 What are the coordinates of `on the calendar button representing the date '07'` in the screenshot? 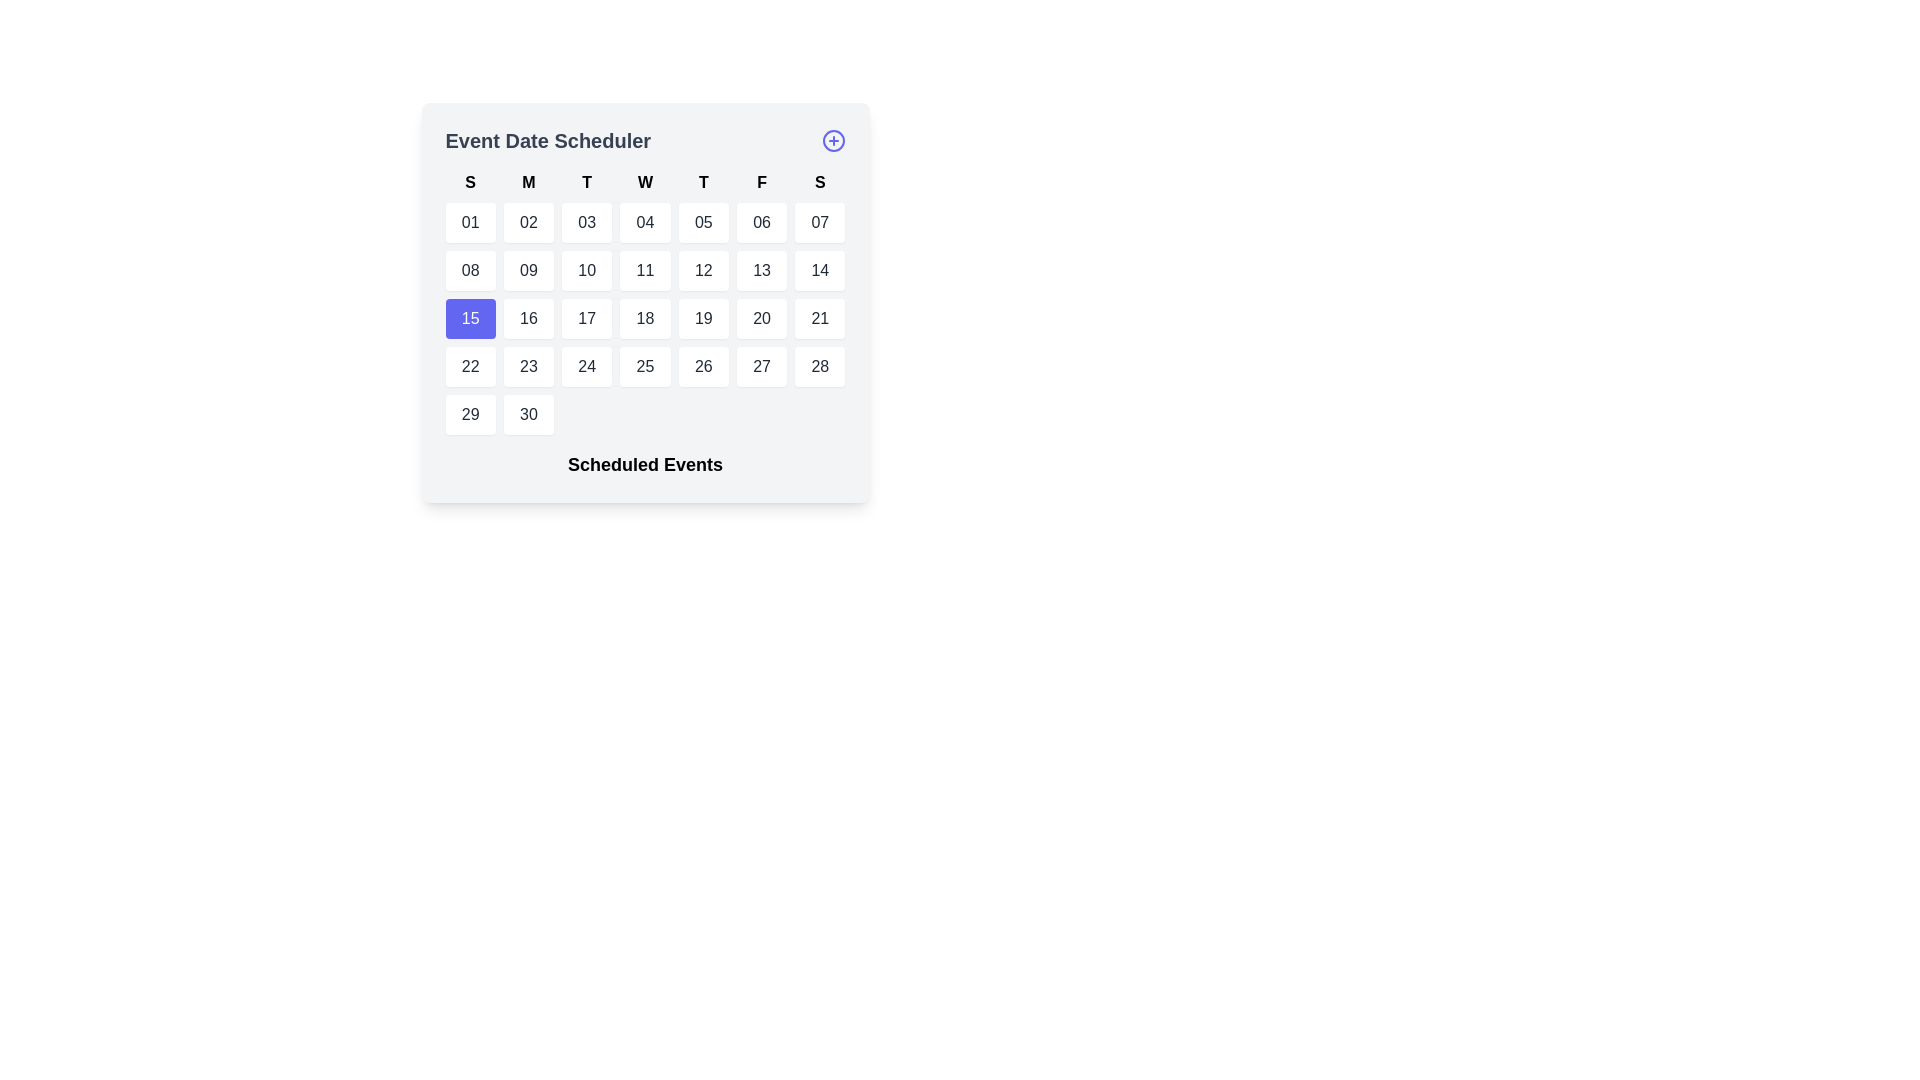 It's located at (820, 223).